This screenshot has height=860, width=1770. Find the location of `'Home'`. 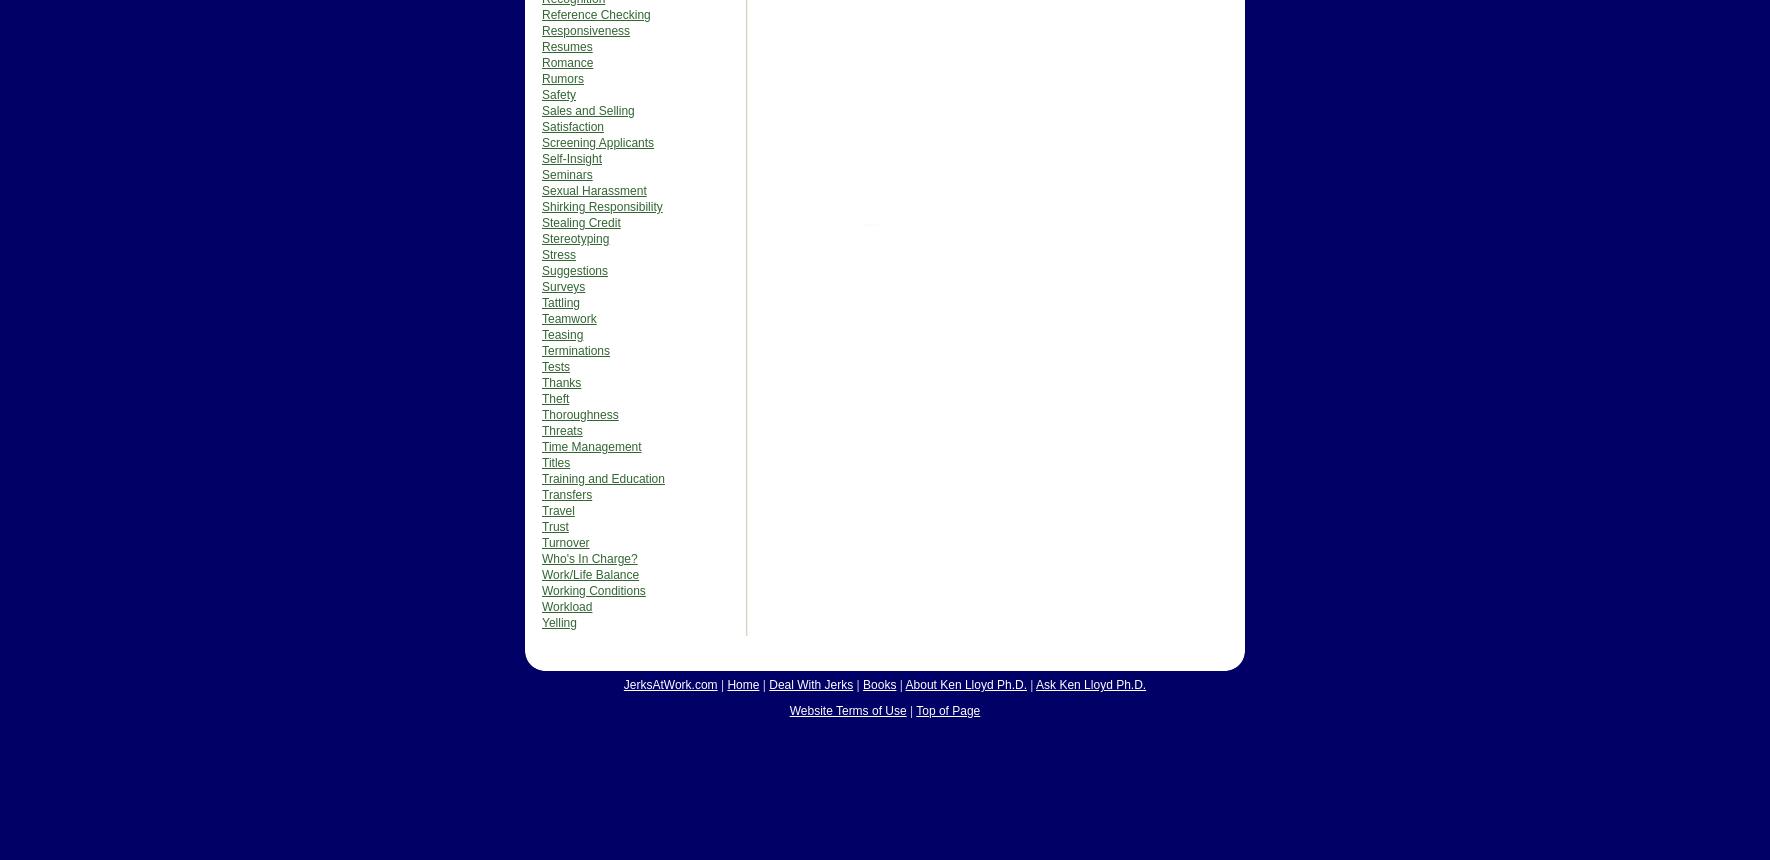

'Home' is located at coordinates (743, 684).